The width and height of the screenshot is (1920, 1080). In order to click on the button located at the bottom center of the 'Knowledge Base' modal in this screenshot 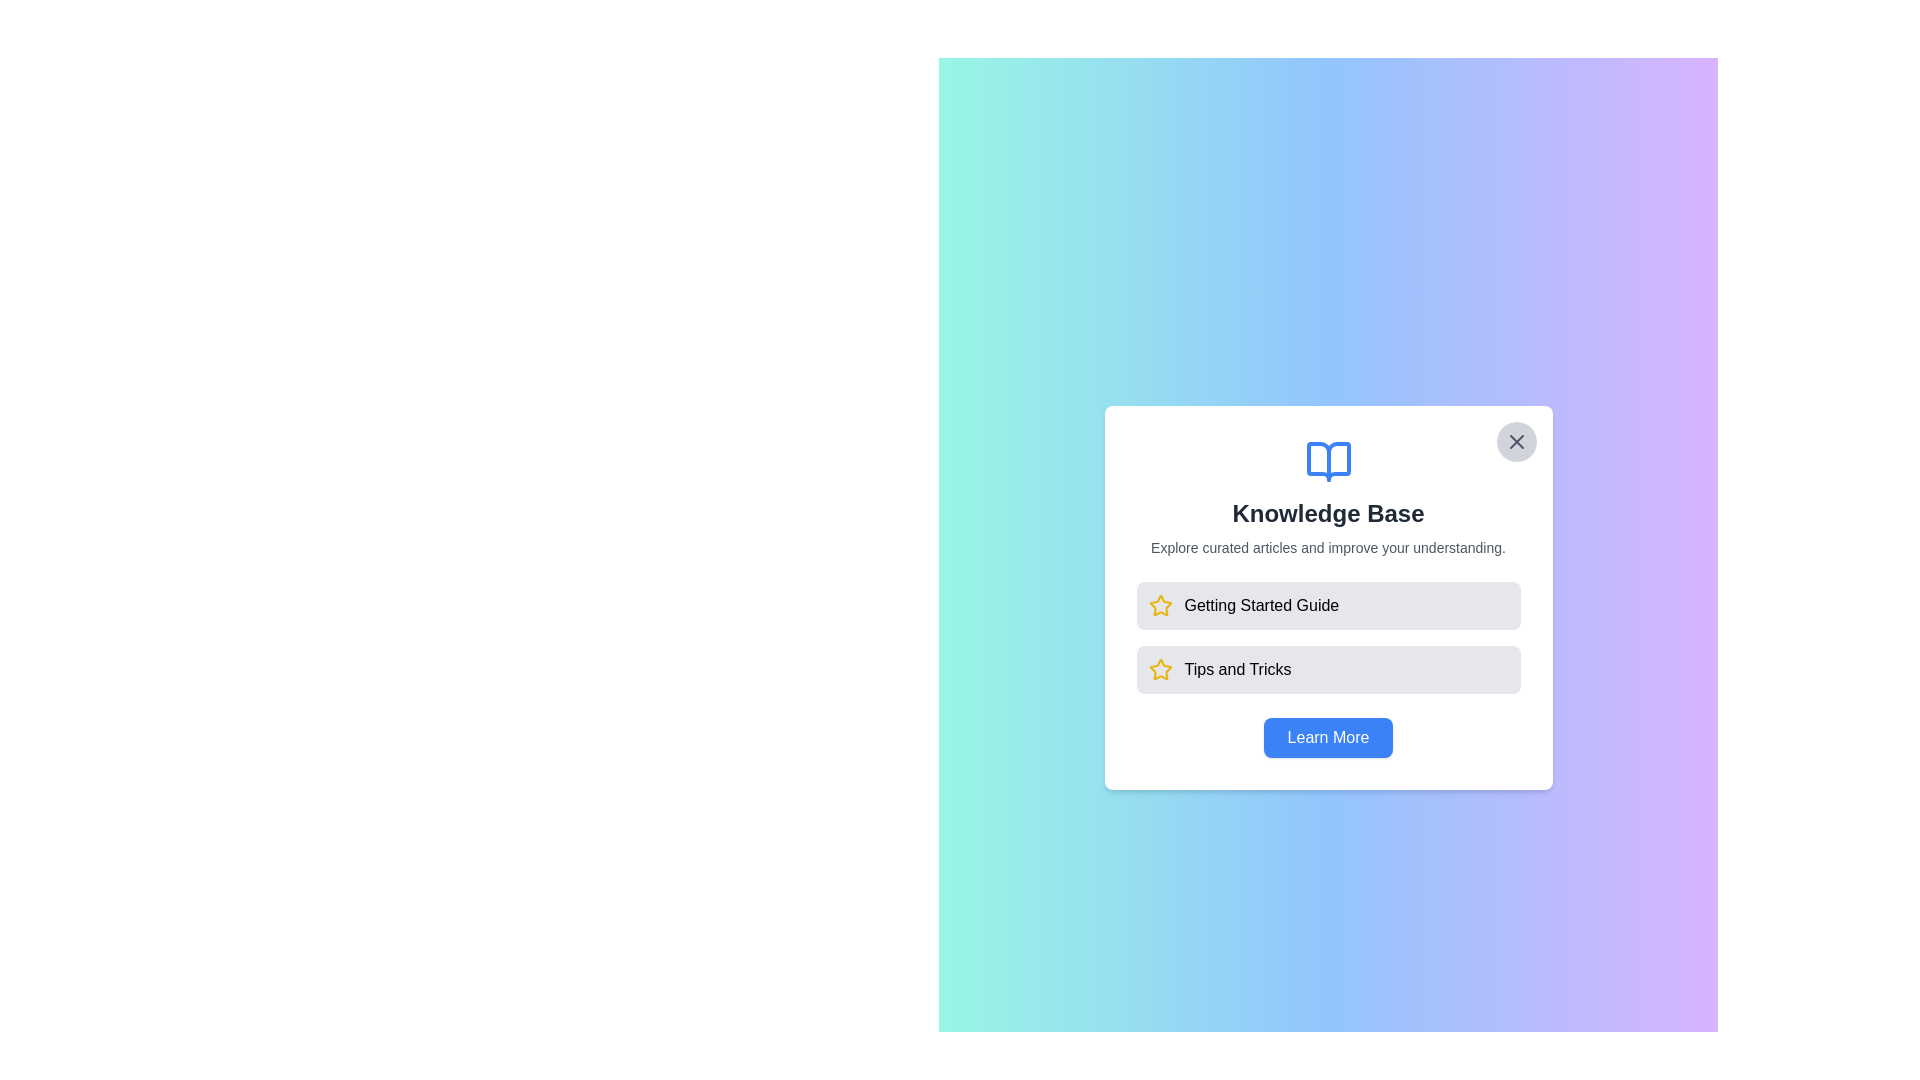, I will do `click(1328, 737)`.